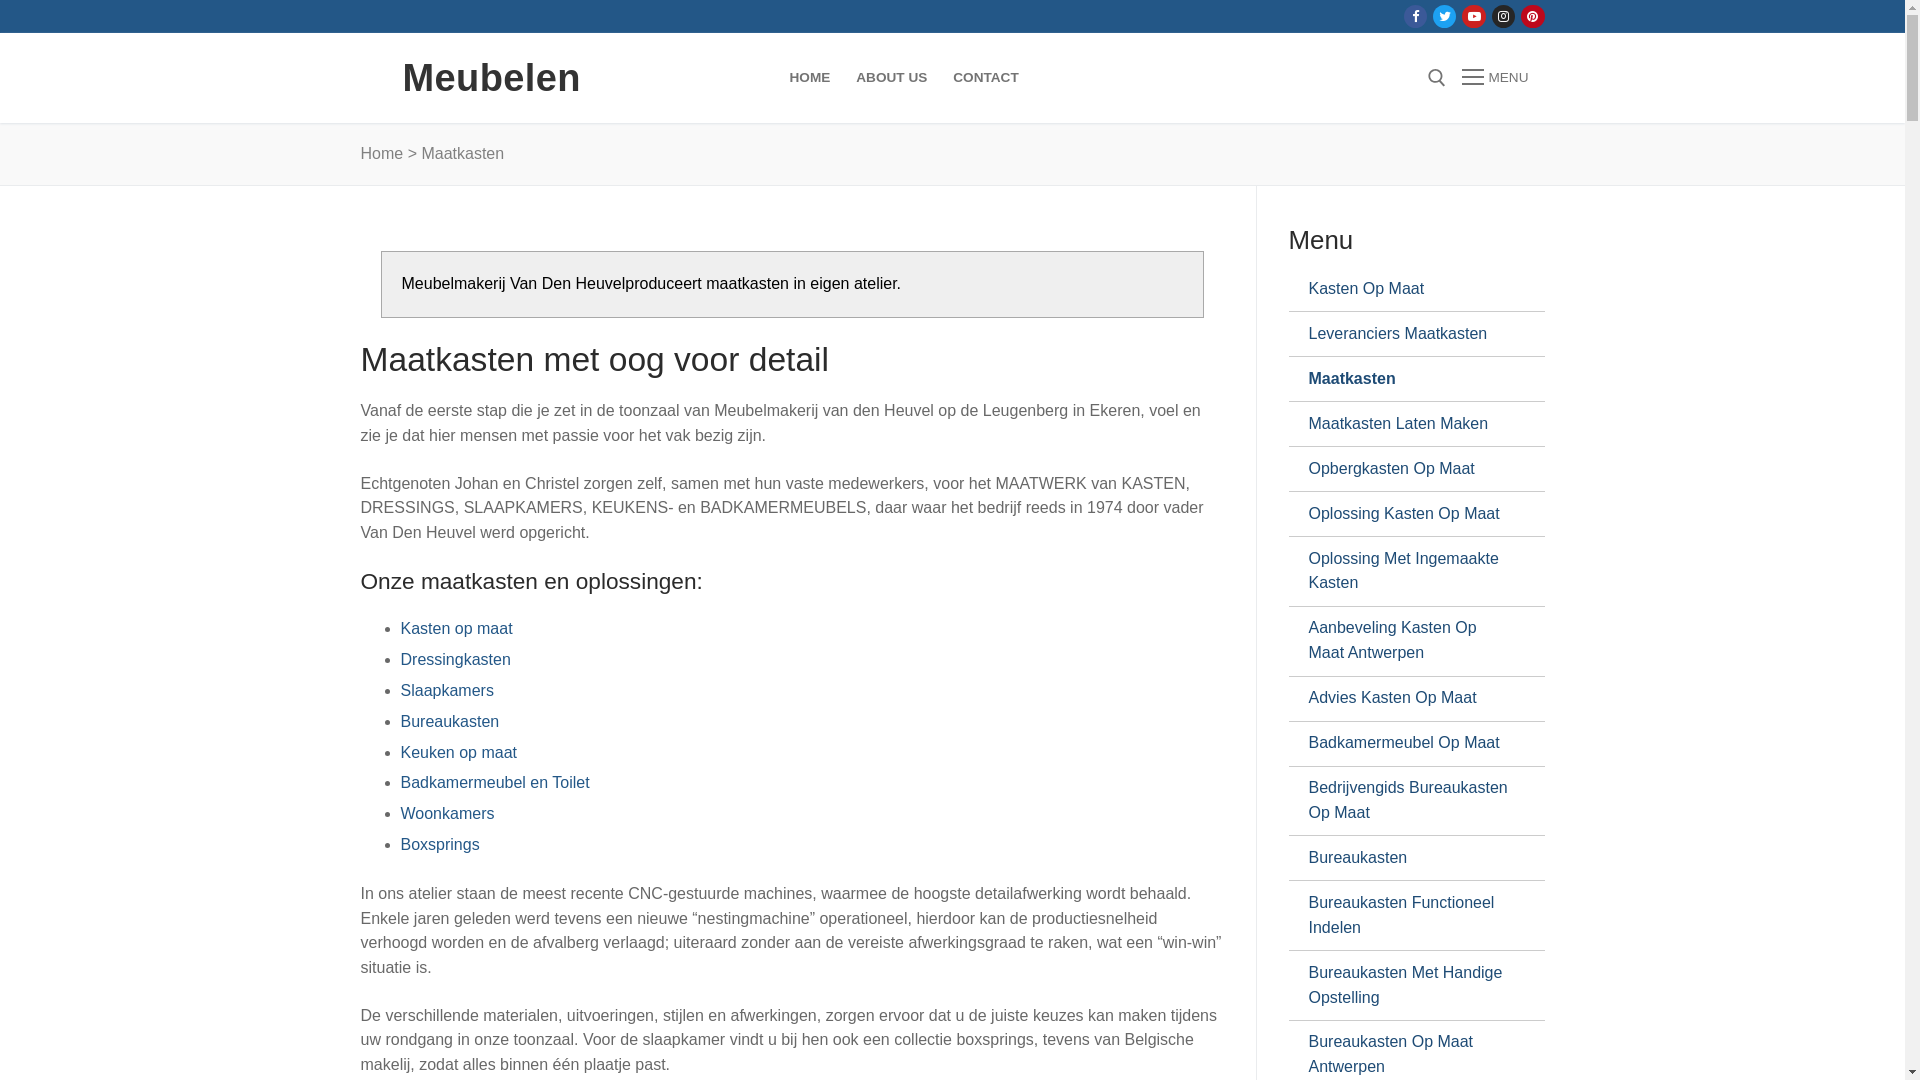 This screenshot has width=1920, height=1080. I want to click on 'Badkamermeubel Op Maat', so click(1406, 744).